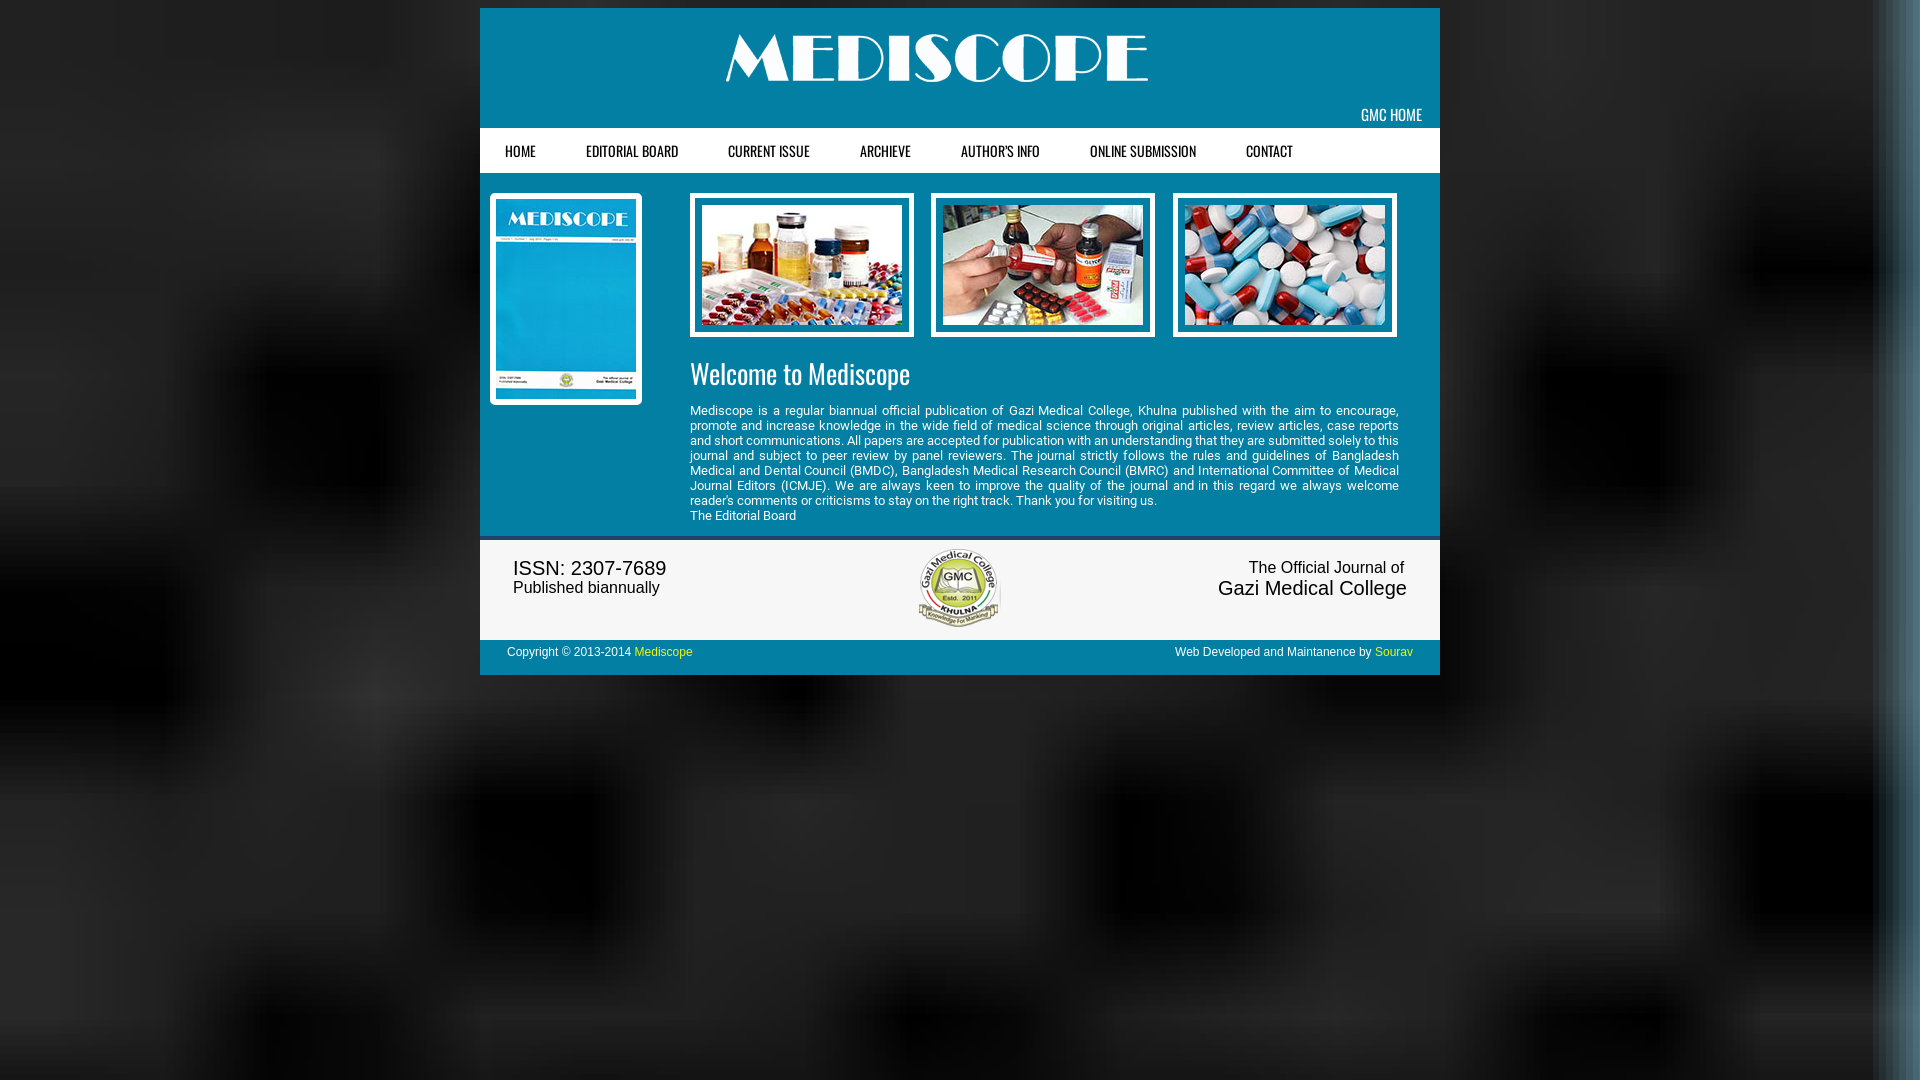 The image size is (1920, 1080). I want to click on 'ARCHIEVE', so click(884, 149).